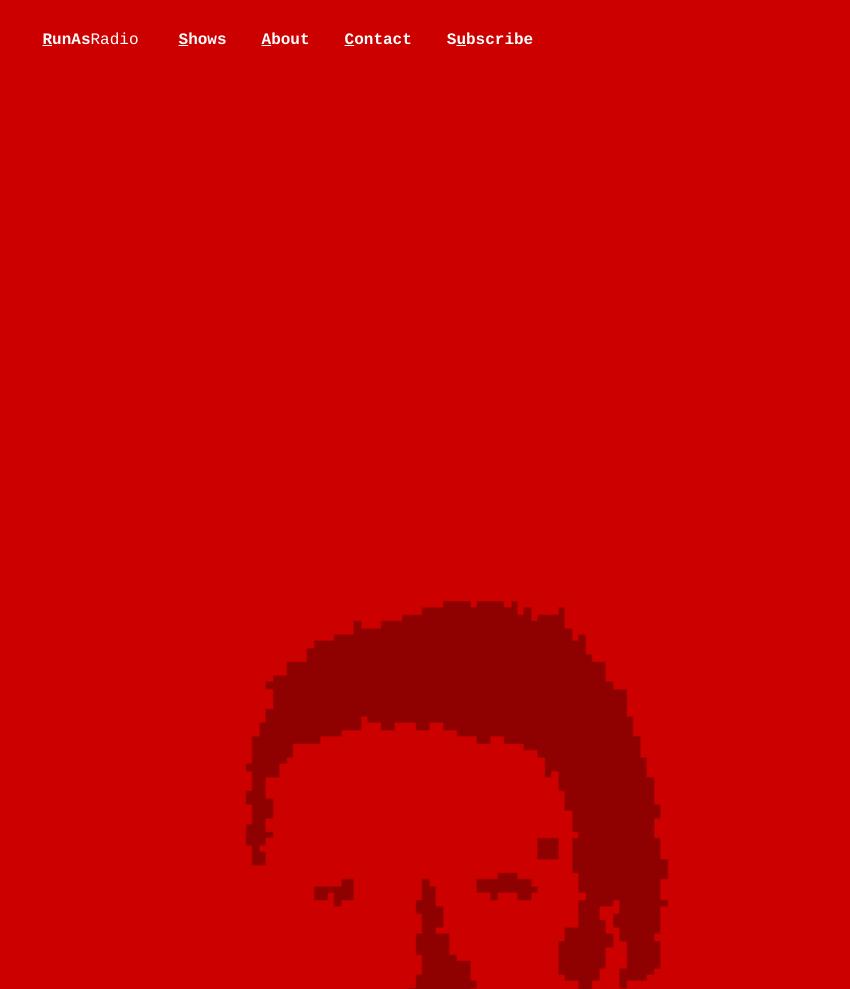 The width and height of the screenshot is (850, 989). Describe the element at coordinates (289, 38) in the screenshot. I see `'bout'` at that location.